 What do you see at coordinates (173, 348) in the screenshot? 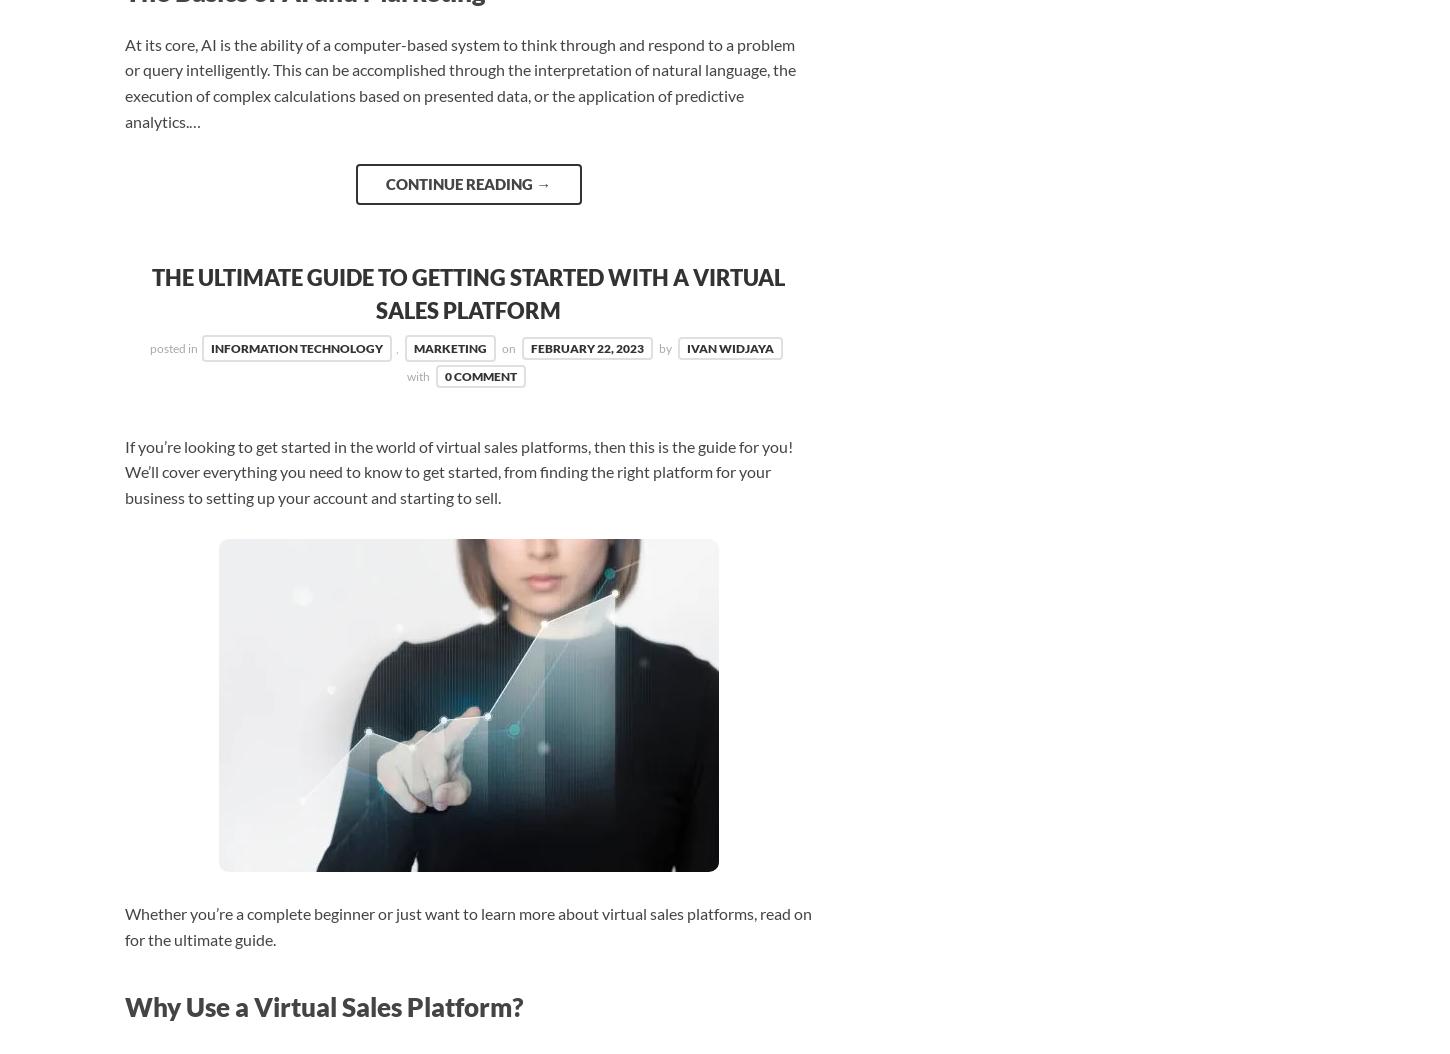
I see `'posted in'` at bounding box center [173, 348].